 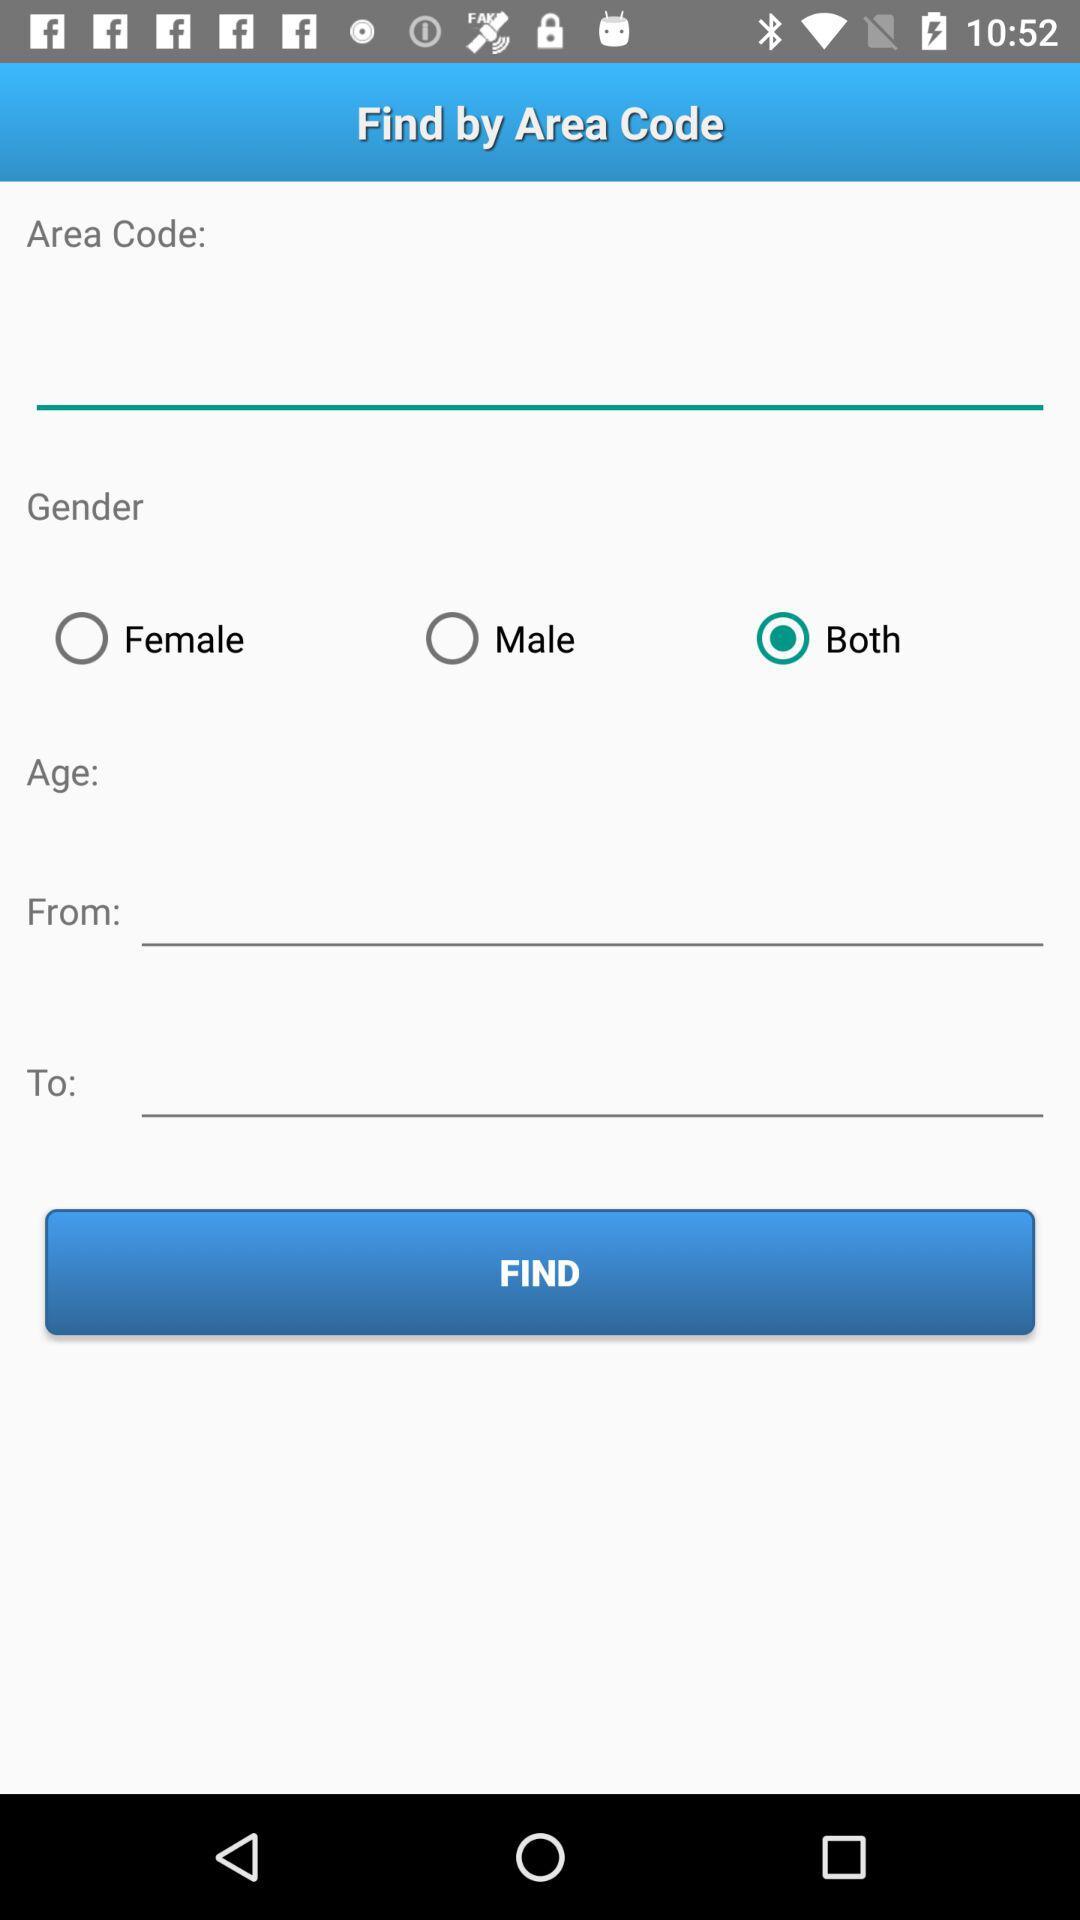 I want to click on radio button to the left of the male item, so click(x=211, y=637).